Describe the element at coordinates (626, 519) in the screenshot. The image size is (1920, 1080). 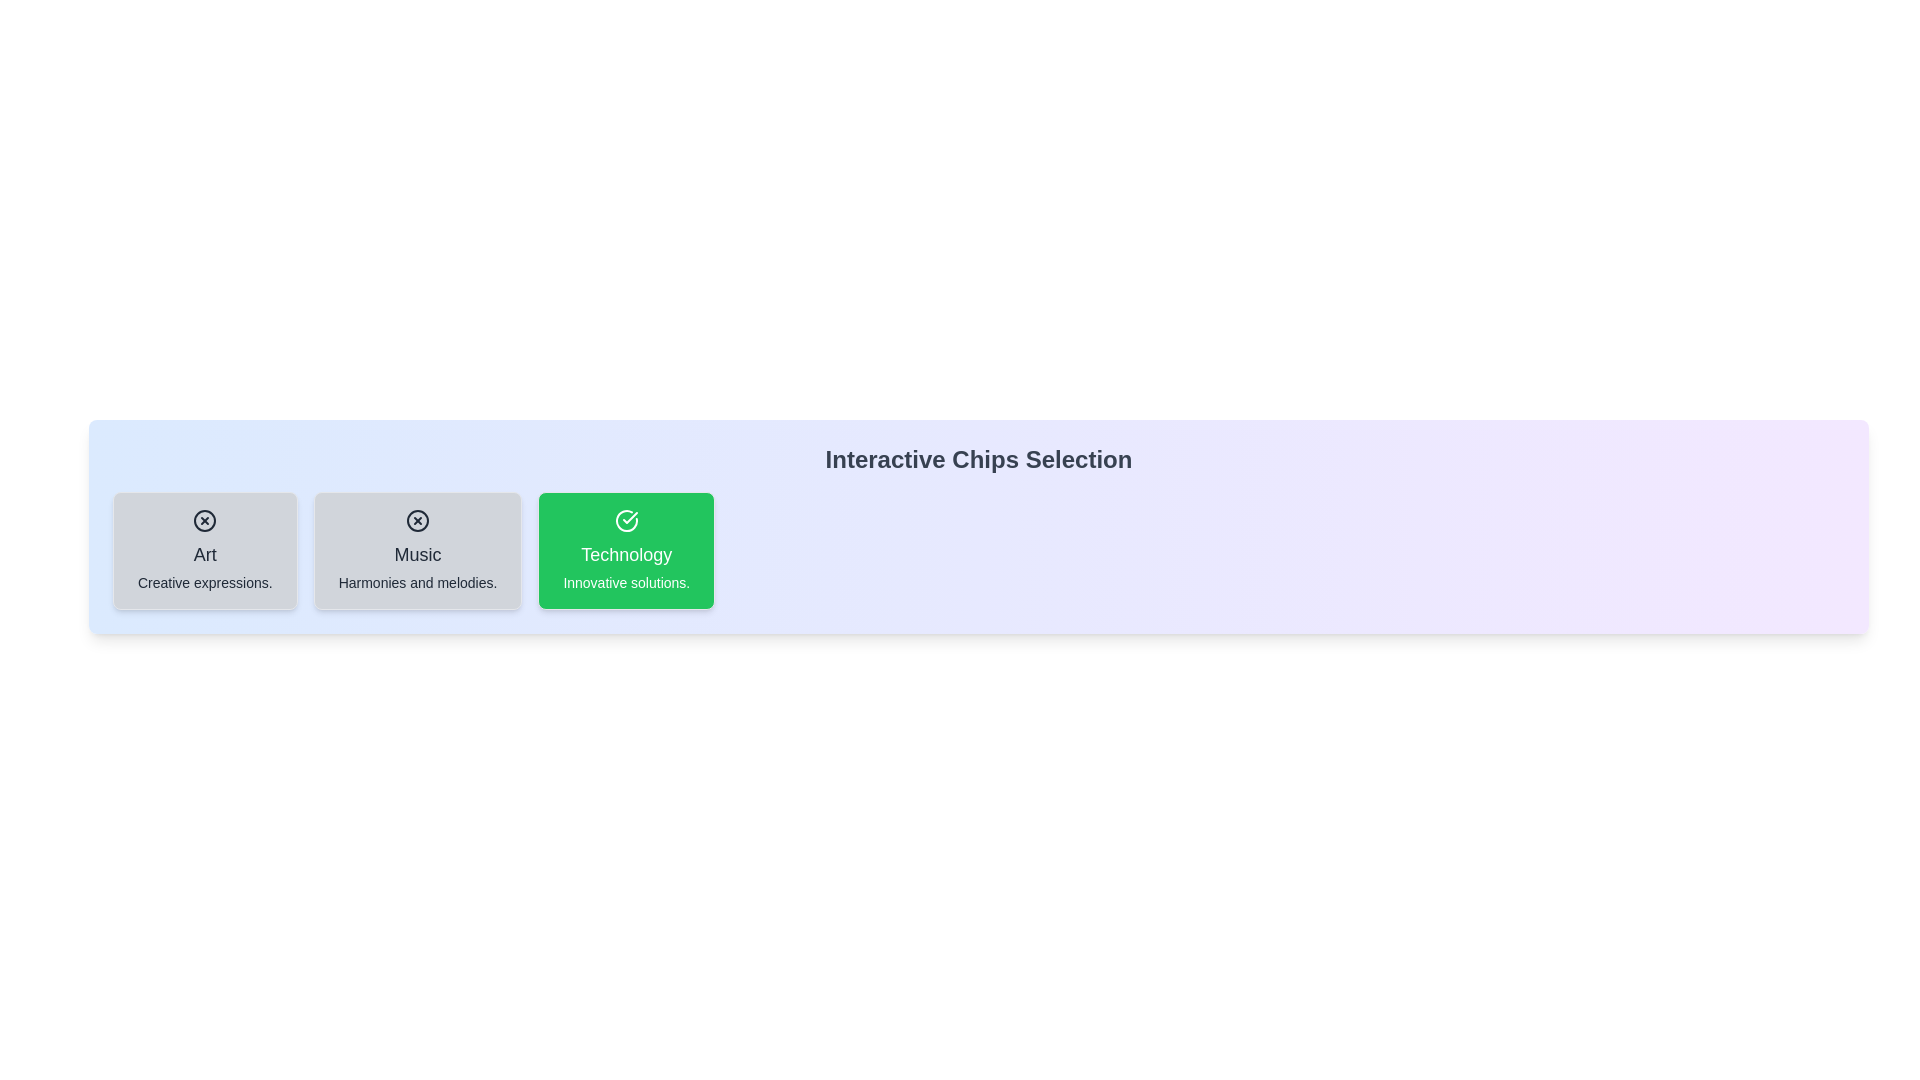
I see `the icon of the chip labeled 'Technology' to toggle its selection state` at that location.